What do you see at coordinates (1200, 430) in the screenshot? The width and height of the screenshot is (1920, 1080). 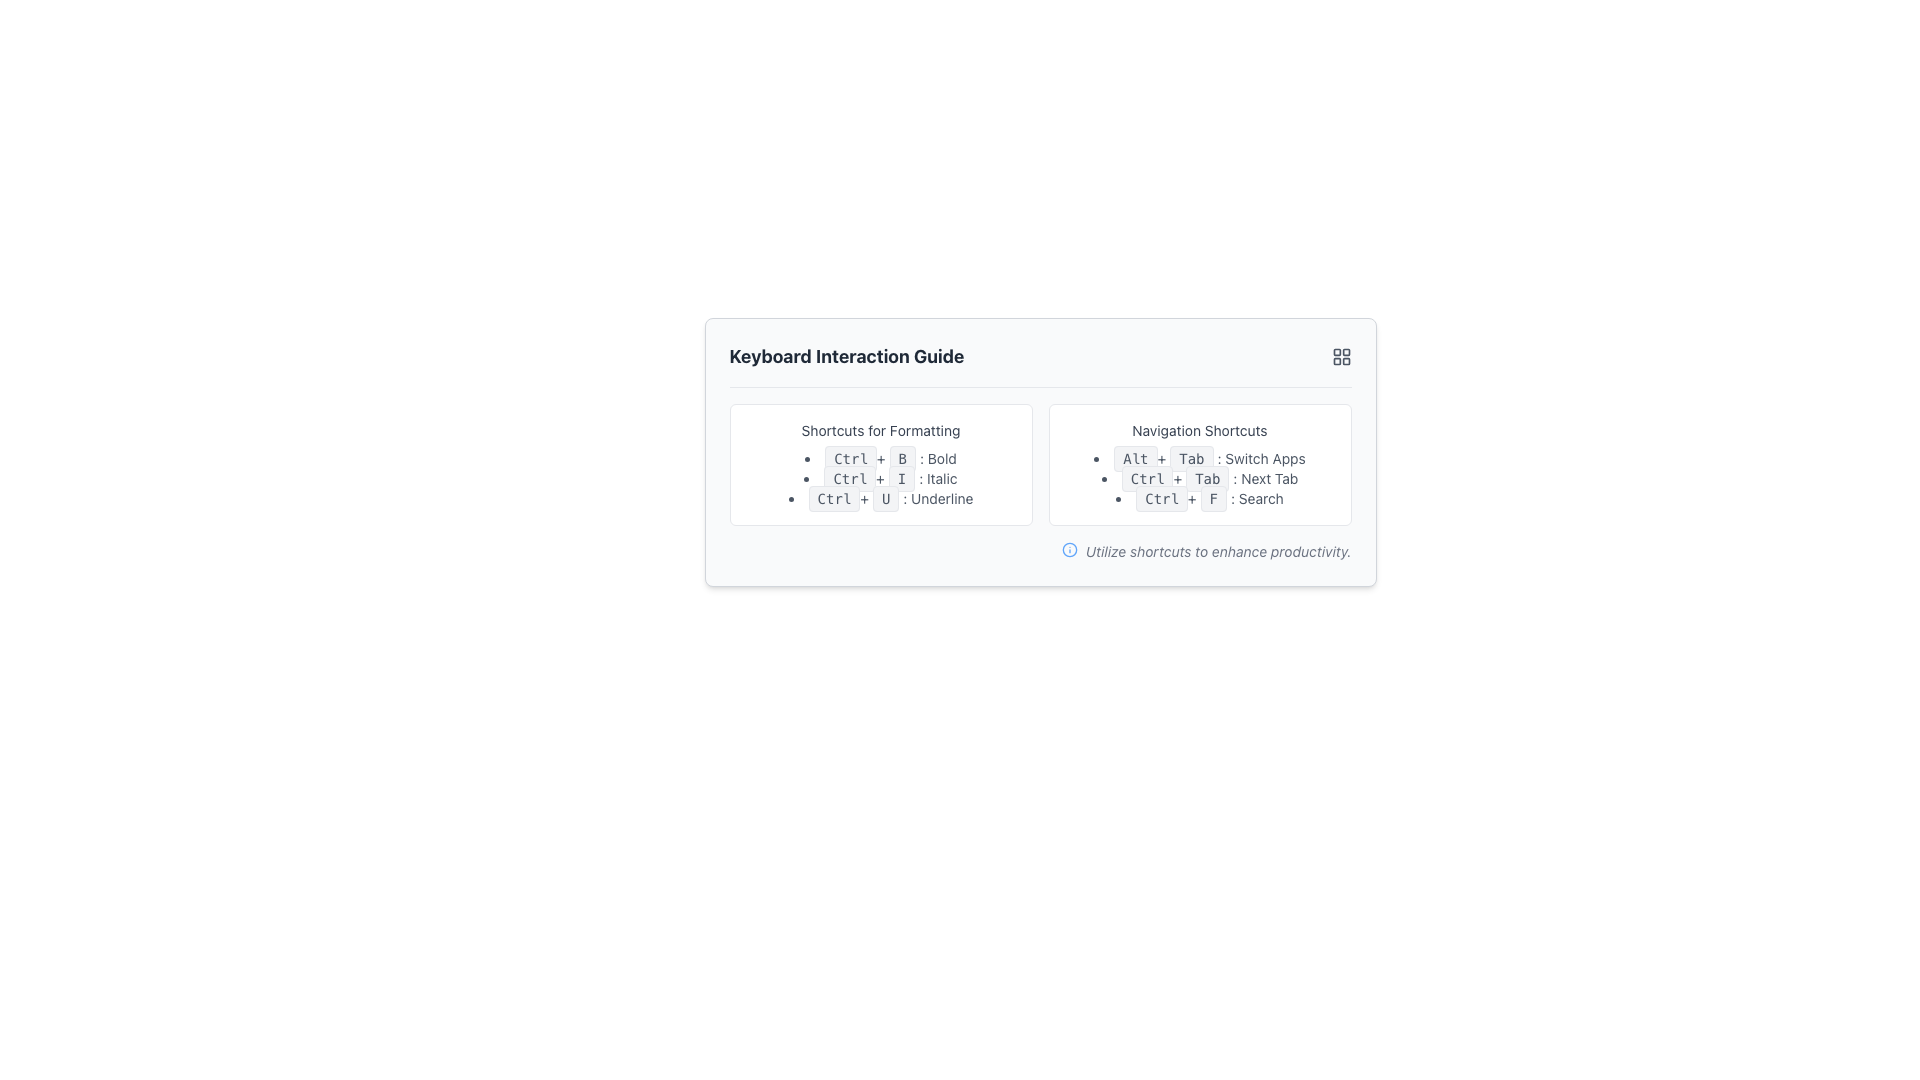 I see `the text label 'Navigation Shortcuts', which is styled with a small bold font and gray color, located at the top of the keyboard shortcuts list` at bounding box center [1200, 430].